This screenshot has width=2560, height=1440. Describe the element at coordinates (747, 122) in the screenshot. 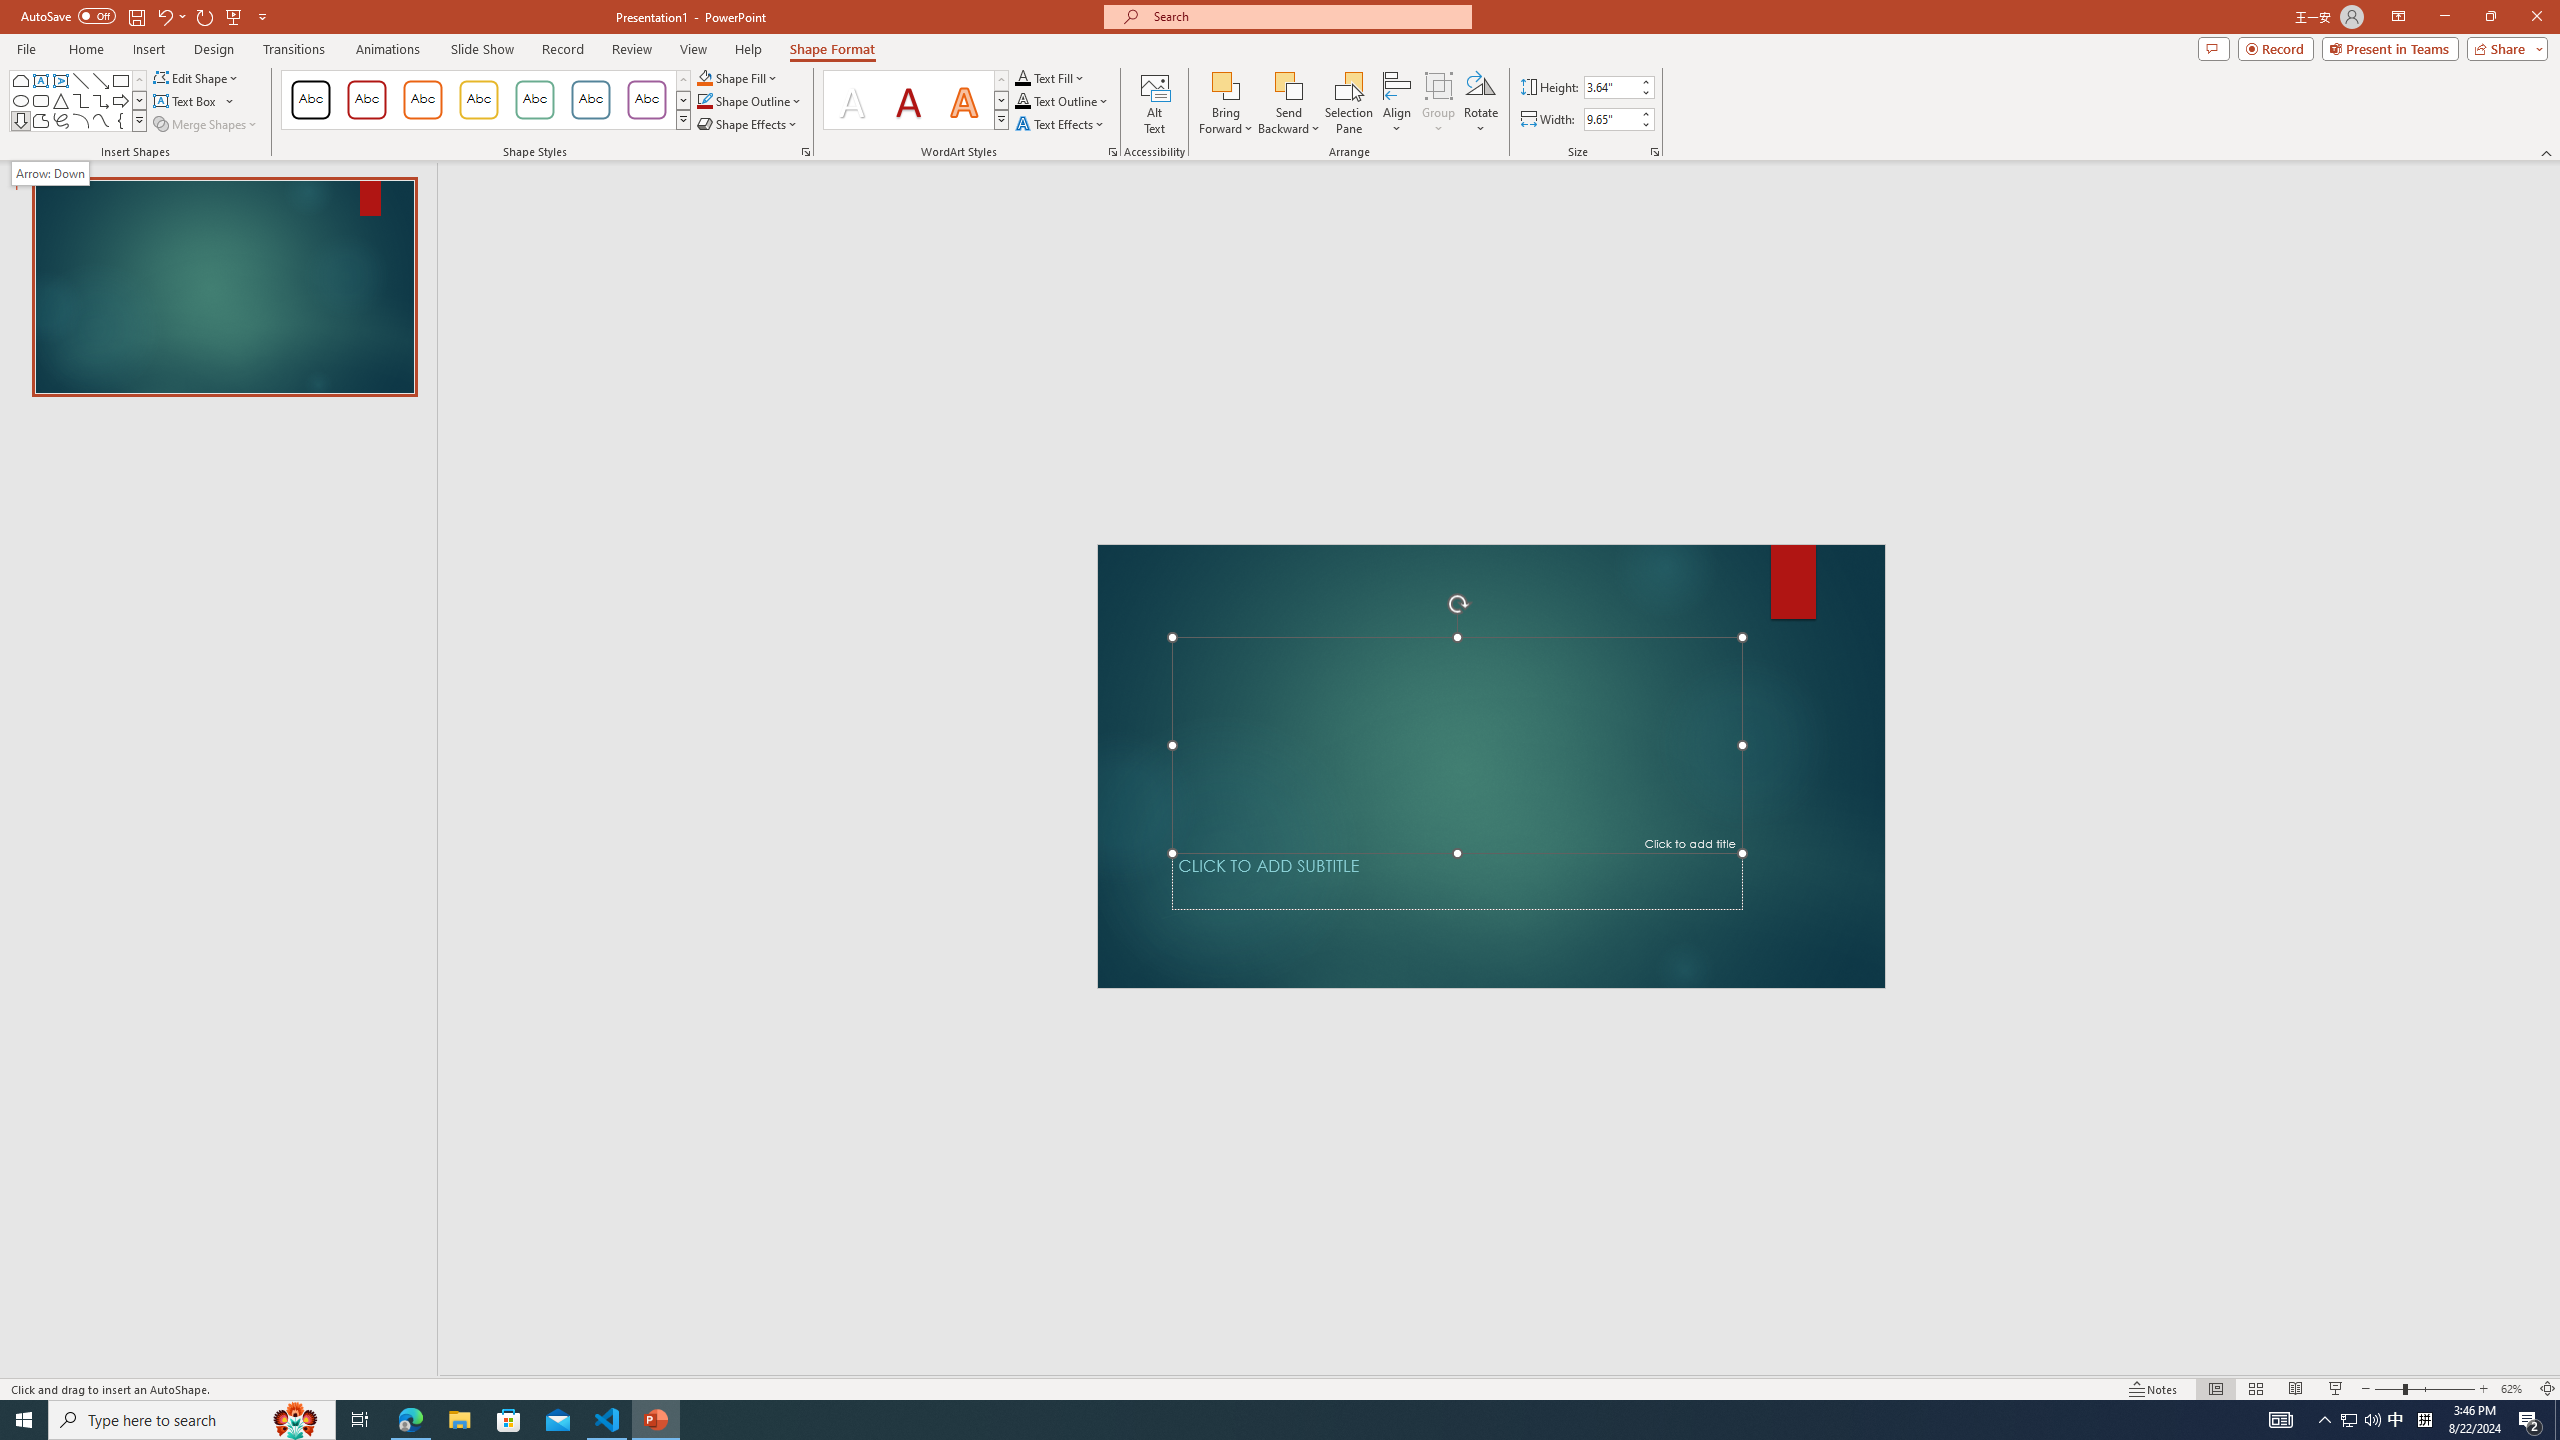

I see `'Shape Effects'` at that location.